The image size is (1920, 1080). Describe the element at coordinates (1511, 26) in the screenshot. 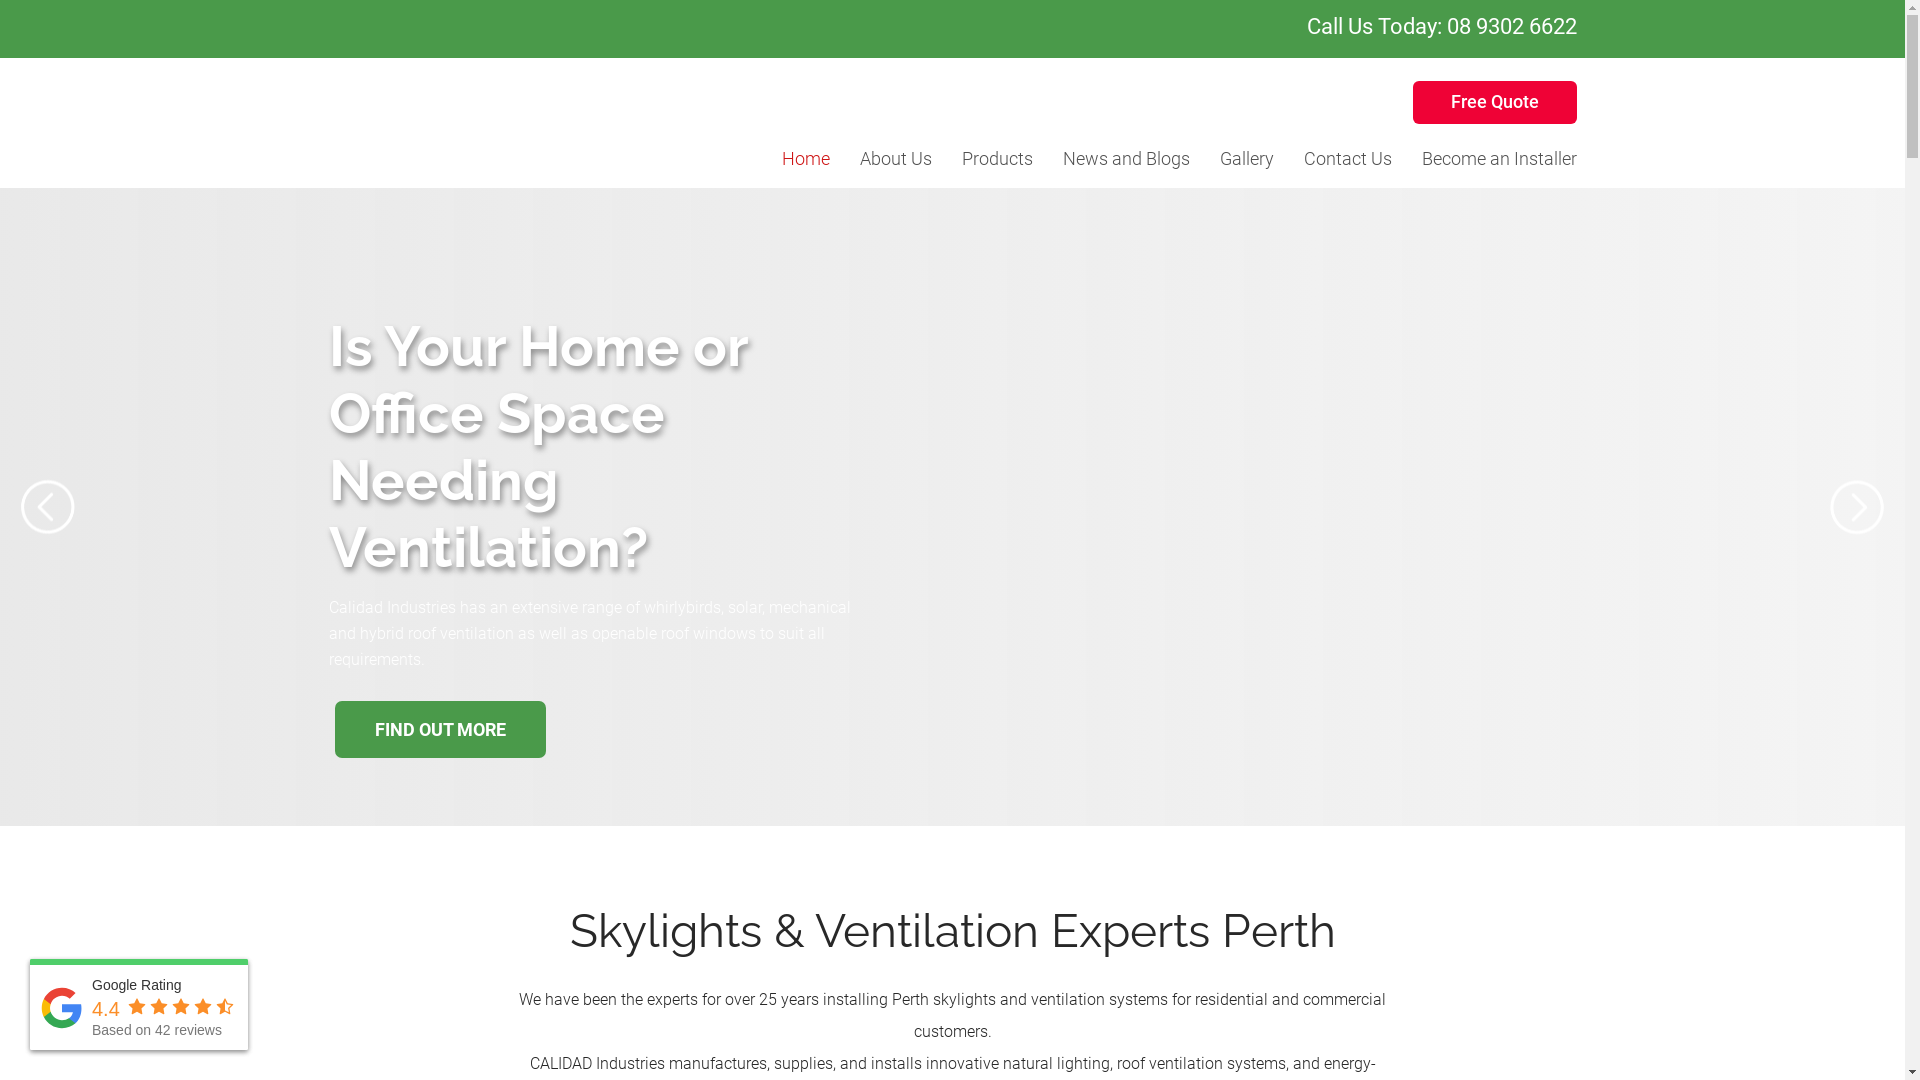

I see `'08 9302 6622'` at that location.